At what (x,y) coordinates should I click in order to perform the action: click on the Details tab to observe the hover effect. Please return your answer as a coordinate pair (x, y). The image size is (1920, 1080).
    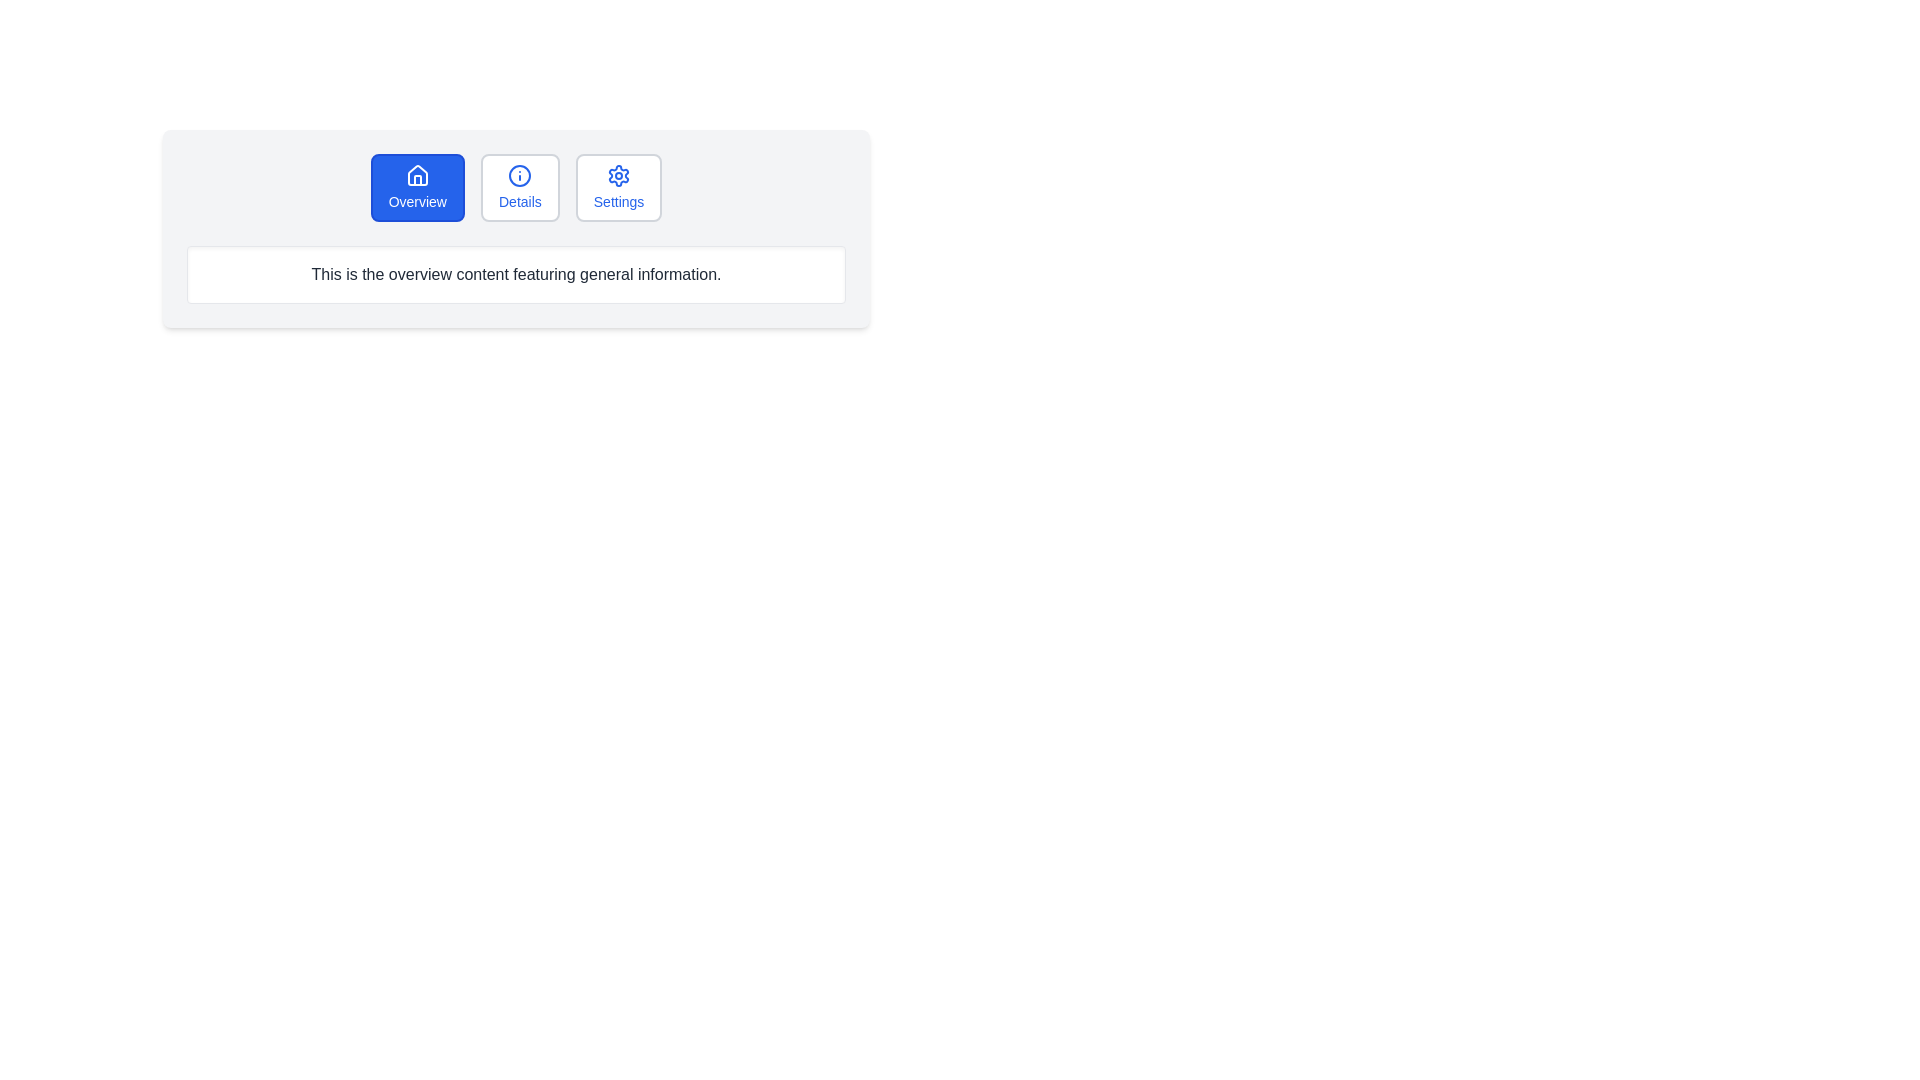
    Looking at the image, I should click on (520, 188).